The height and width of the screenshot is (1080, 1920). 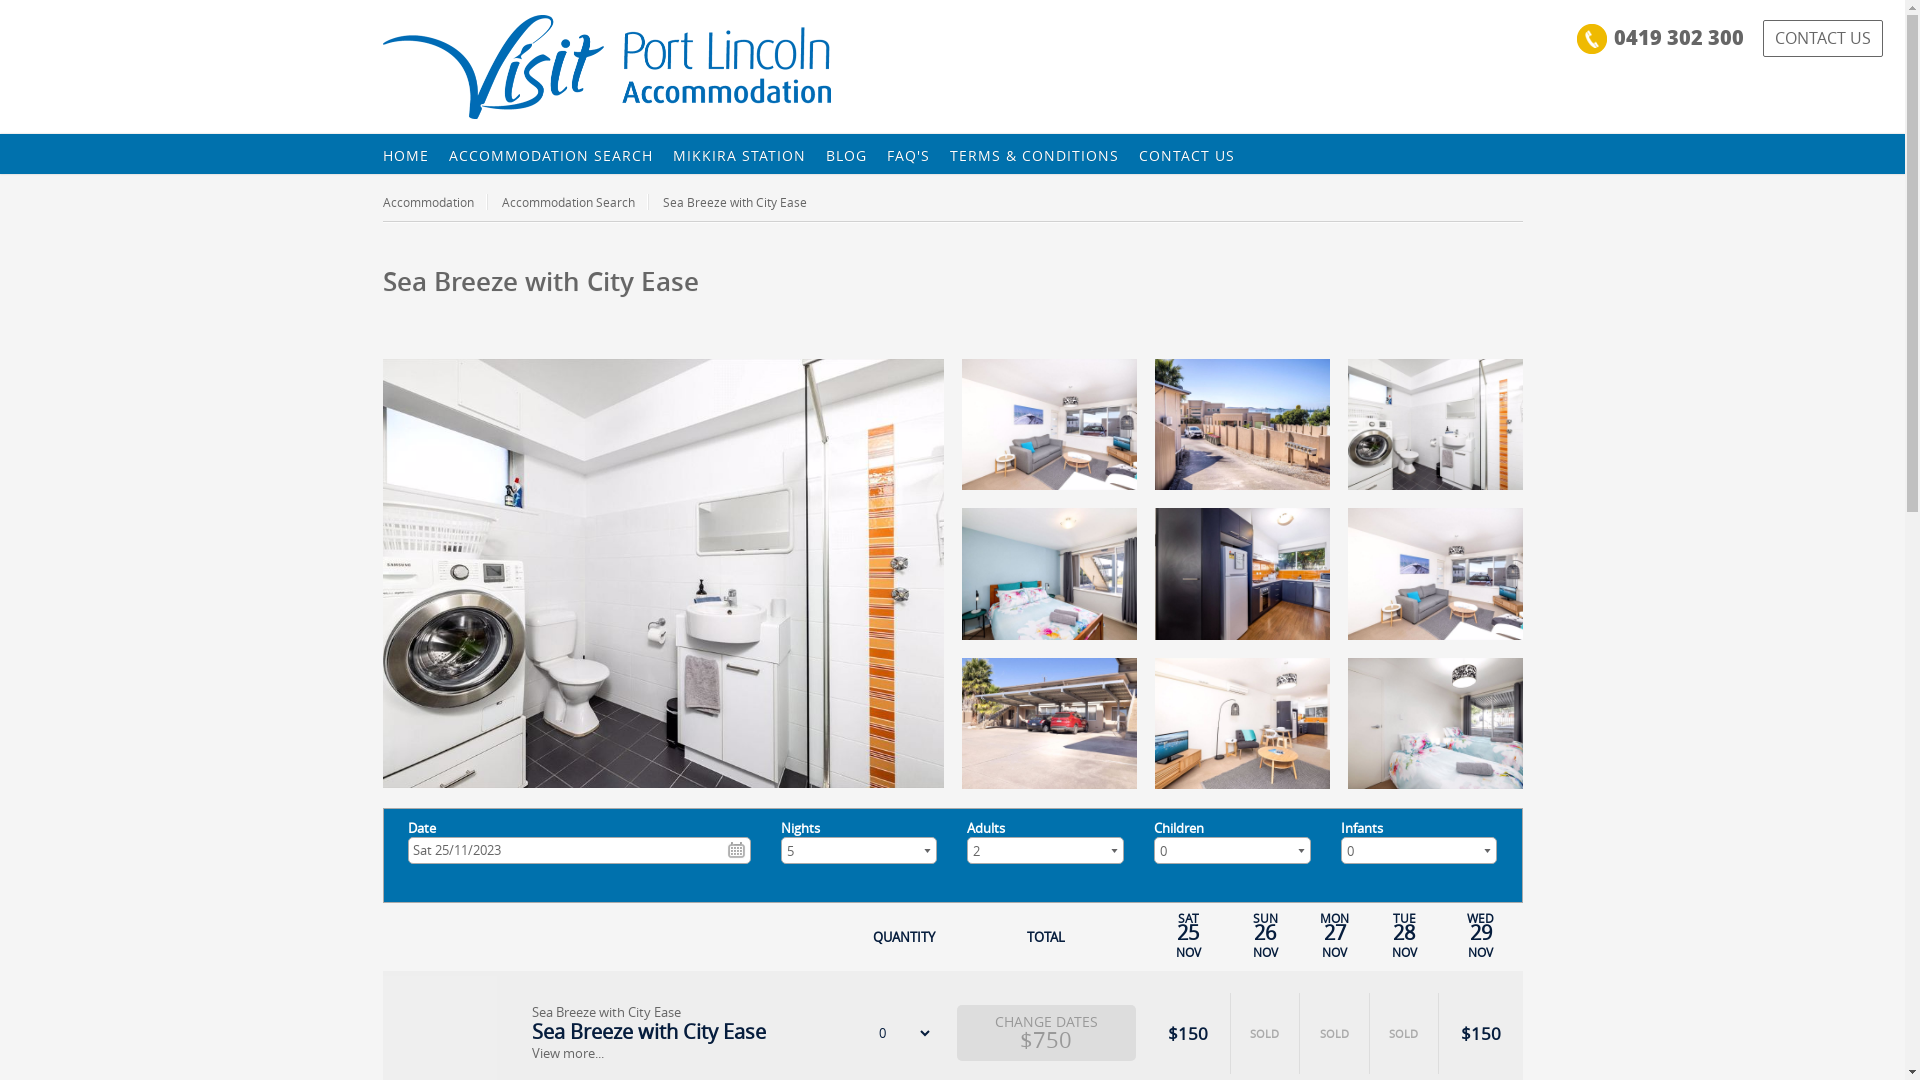 What do you see at coordinates (1481, 933) in the screenshot?
I see `'29'` at bounding box center [1481, 933].